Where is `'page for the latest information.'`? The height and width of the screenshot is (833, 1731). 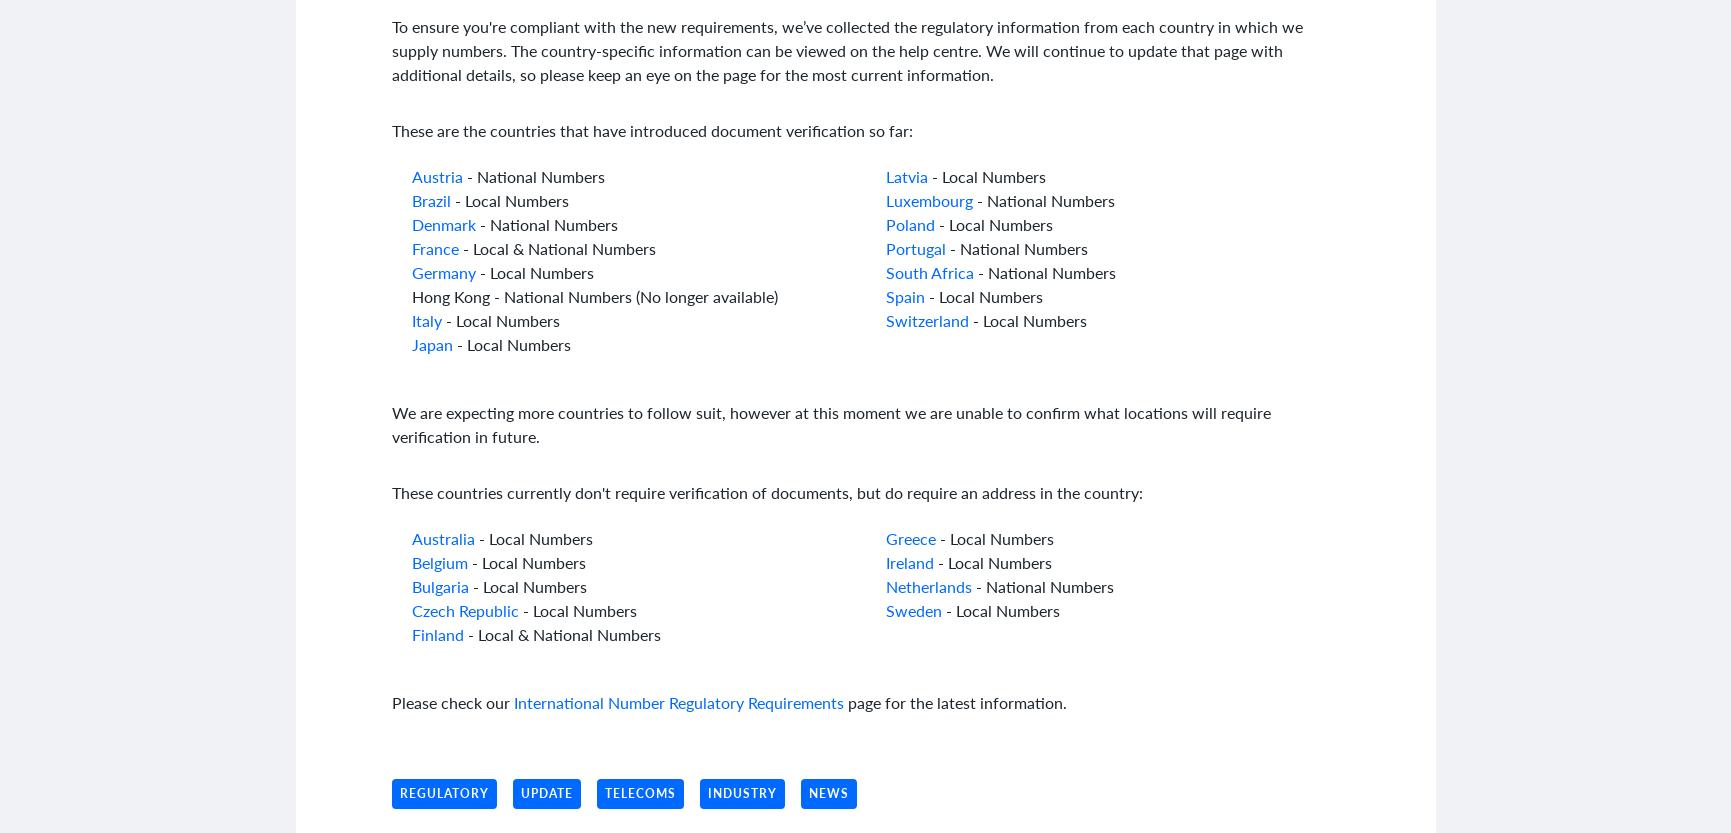 'page for the latest information.' is located at coordinates (953, 701).